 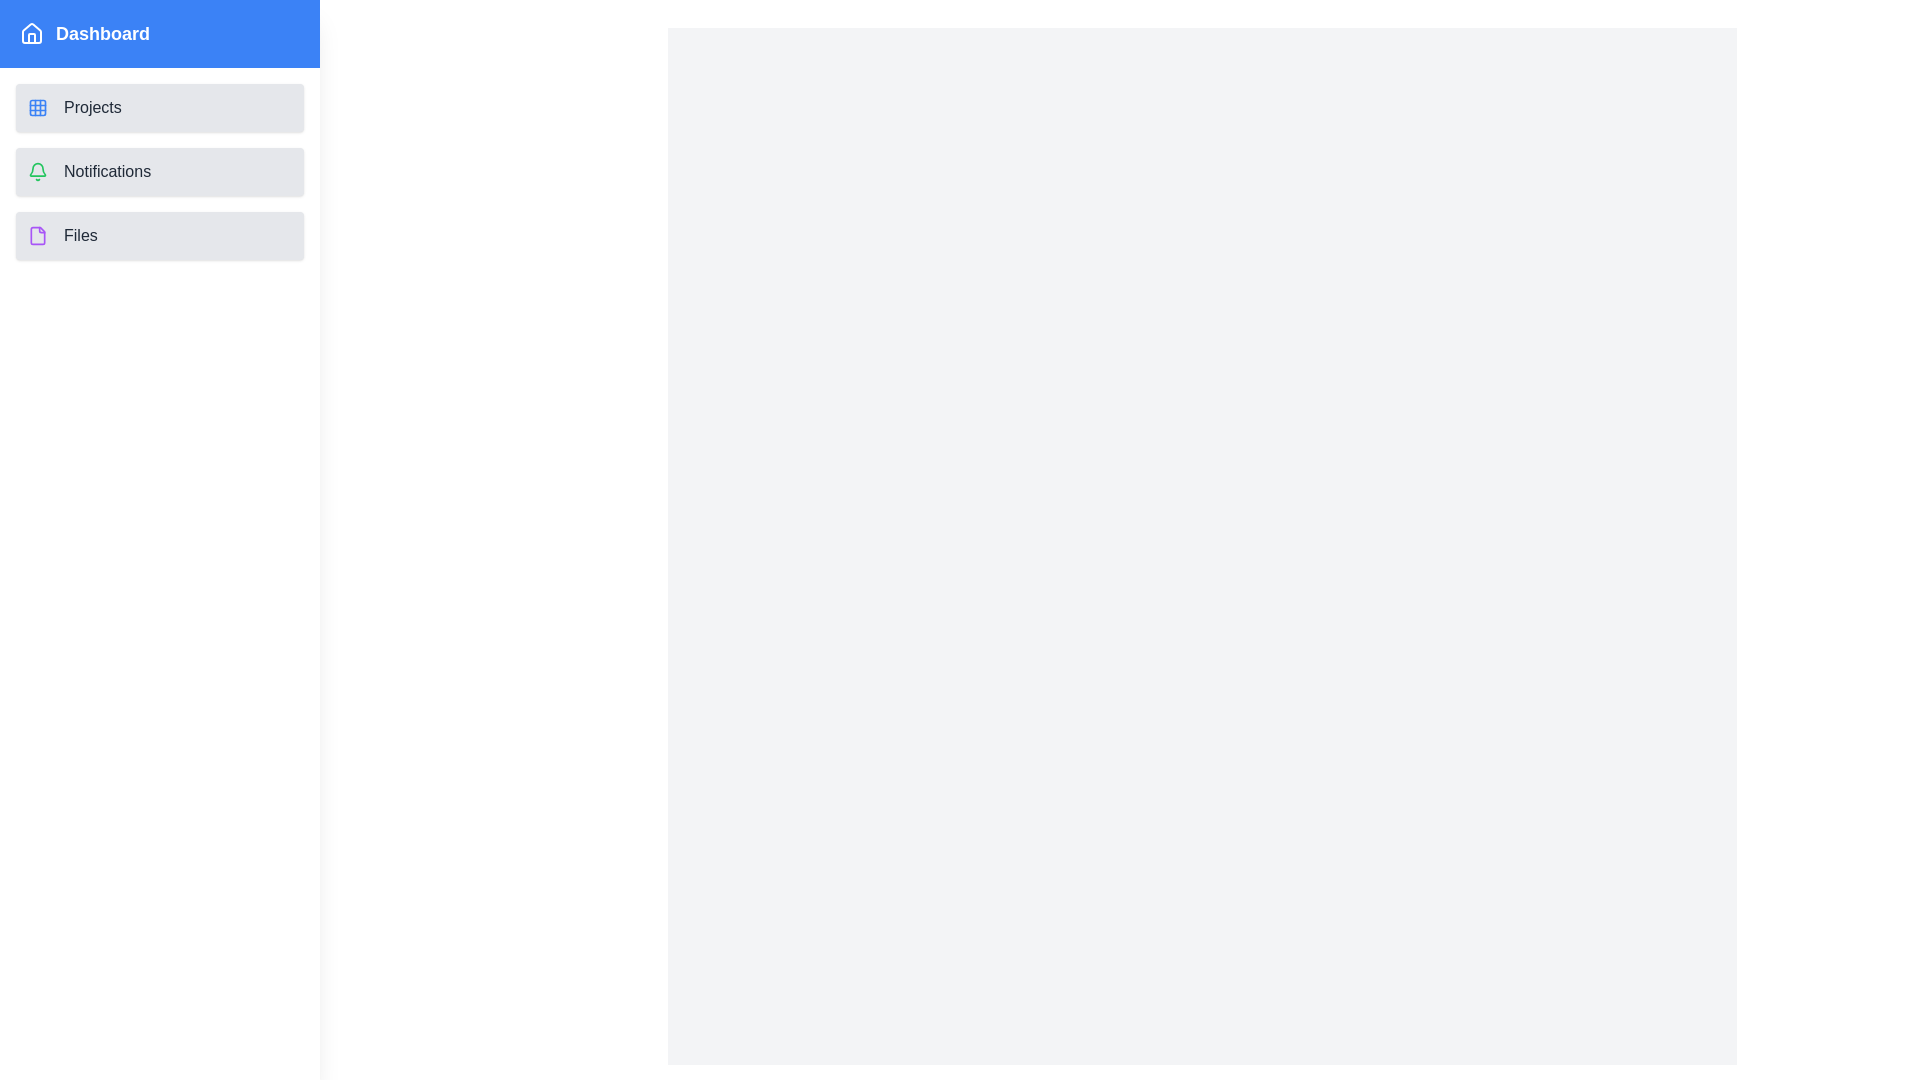 I want to click on the menu item Notifications in the drawer menu, so click(x=158, y=171).